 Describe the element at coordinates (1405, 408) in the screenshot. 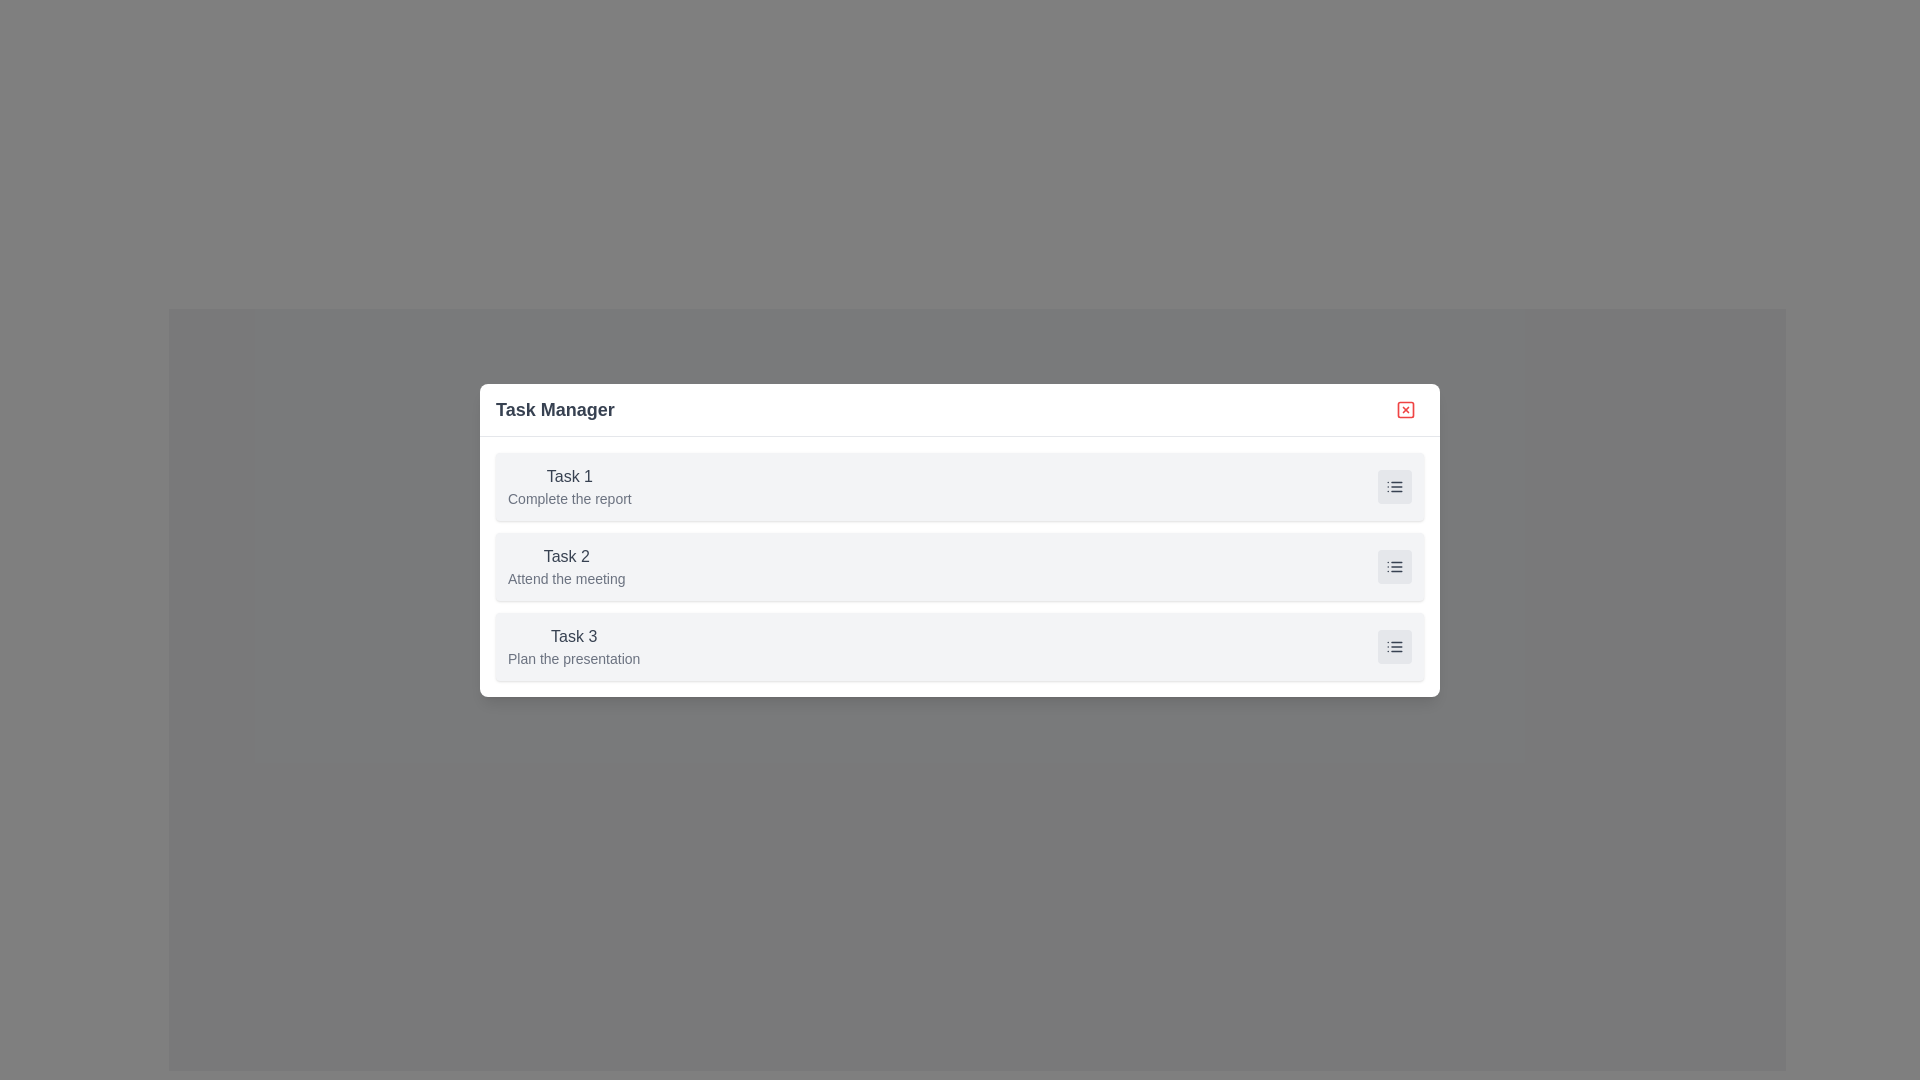

I see `the close button in the top-right corner of the dialog` at that location.